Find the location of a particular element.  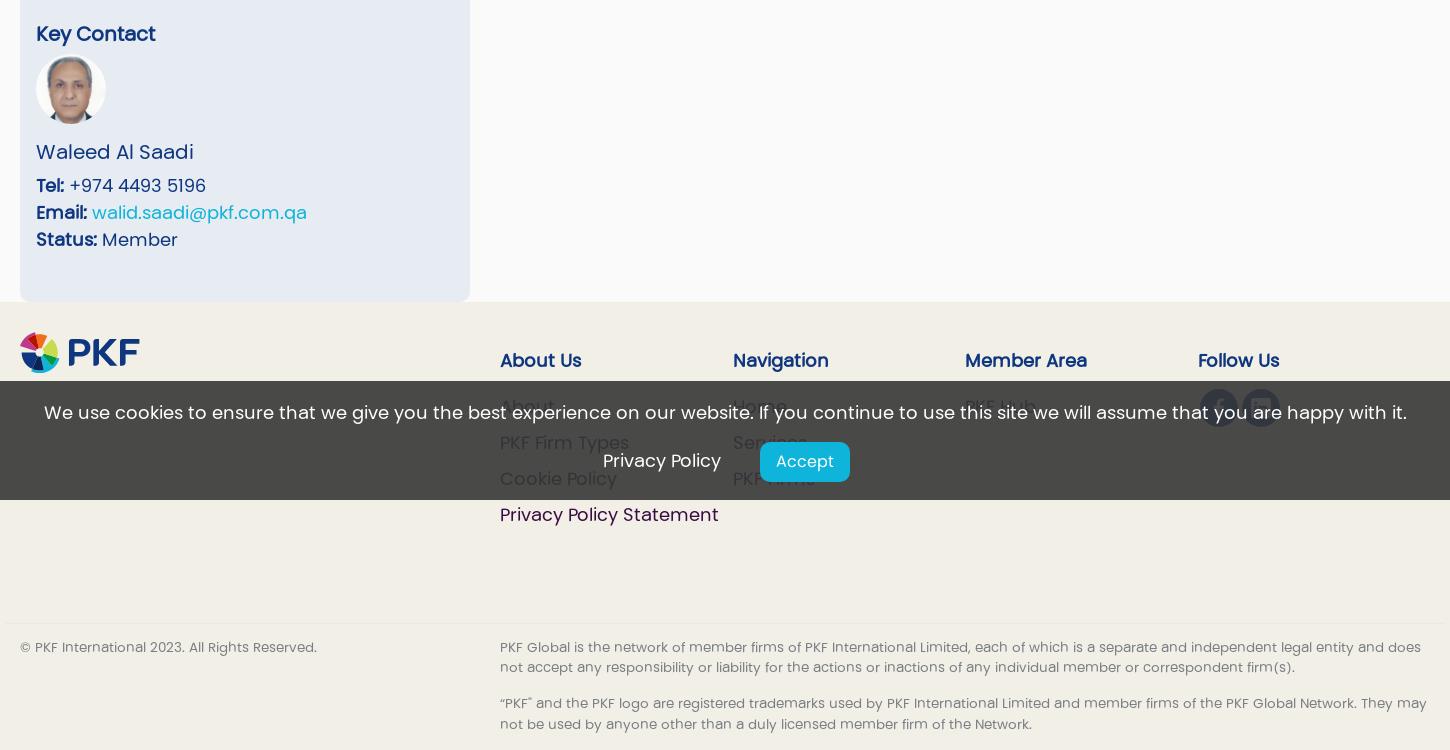

'Status:' is located at coordinates (66, 238).